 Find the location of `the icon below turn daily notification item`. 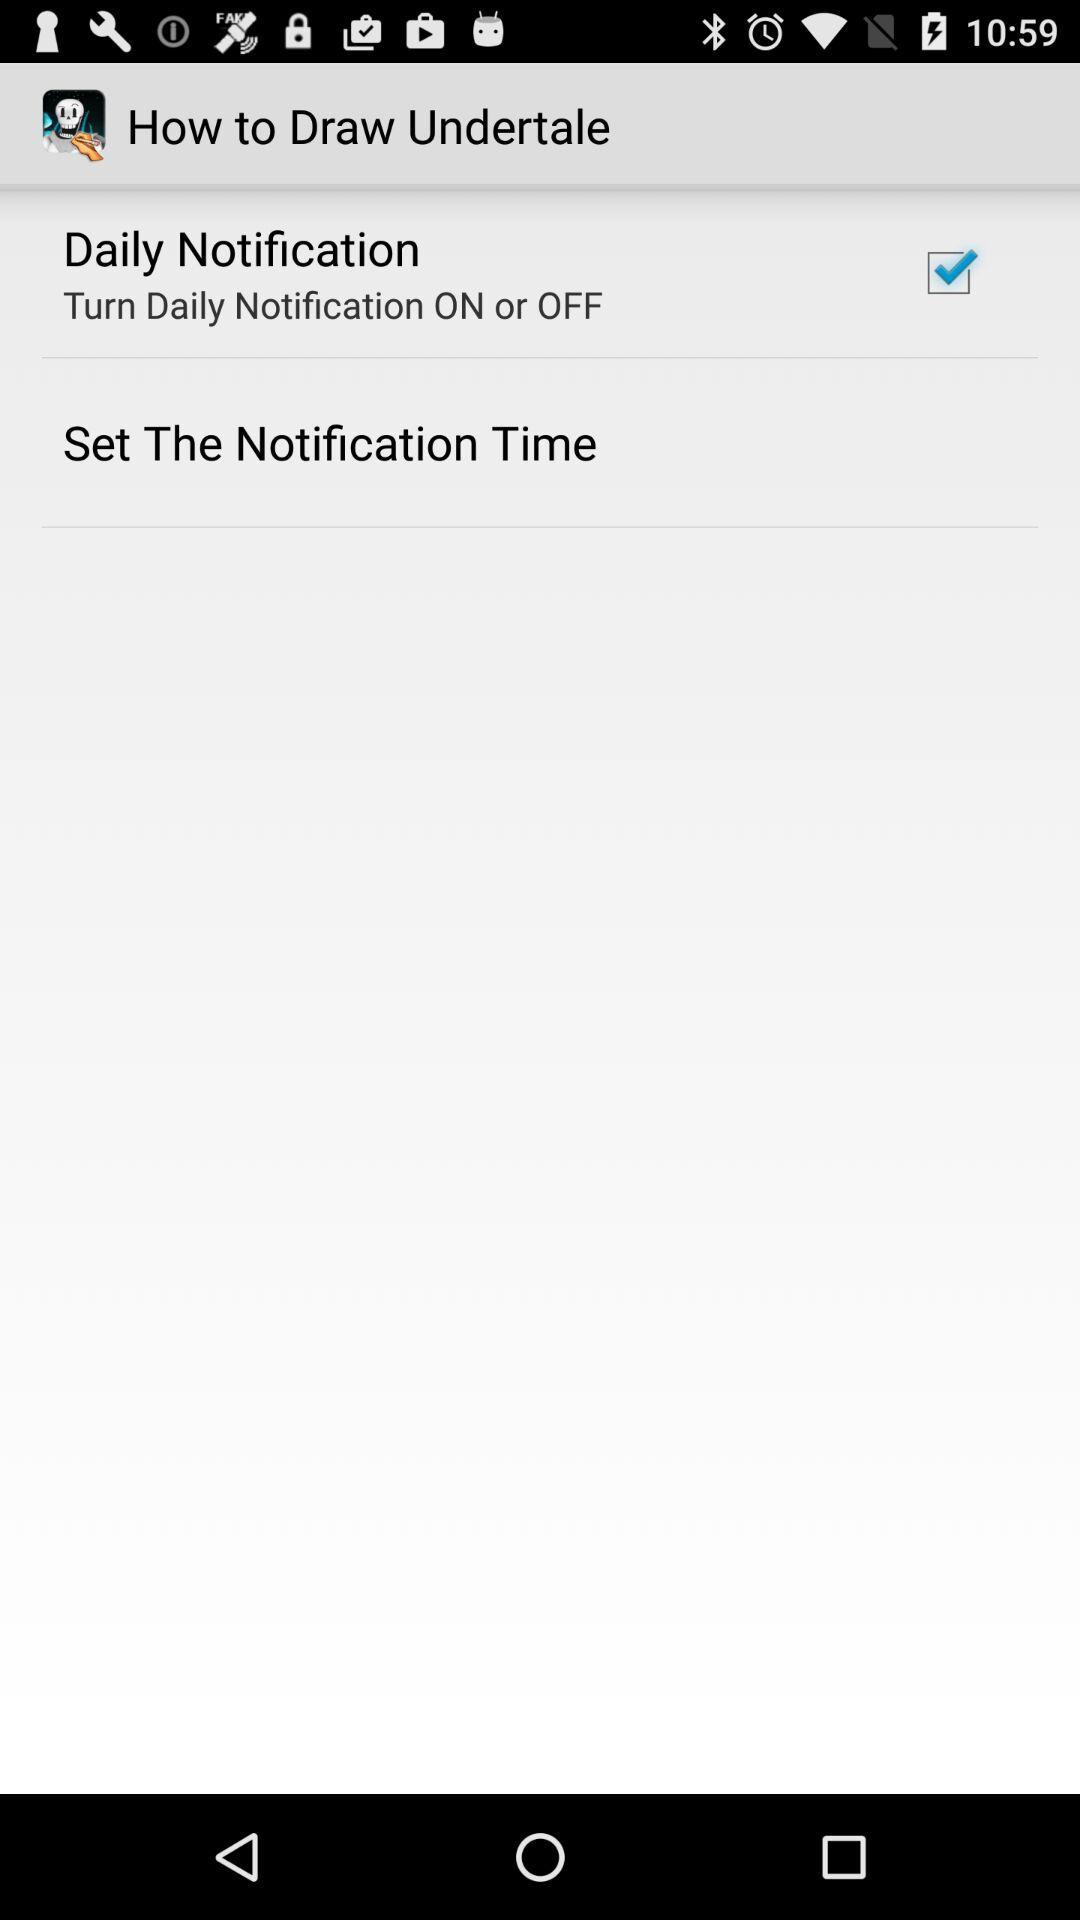

the icon below turn daily notification item is located at coordinates (329, 441).